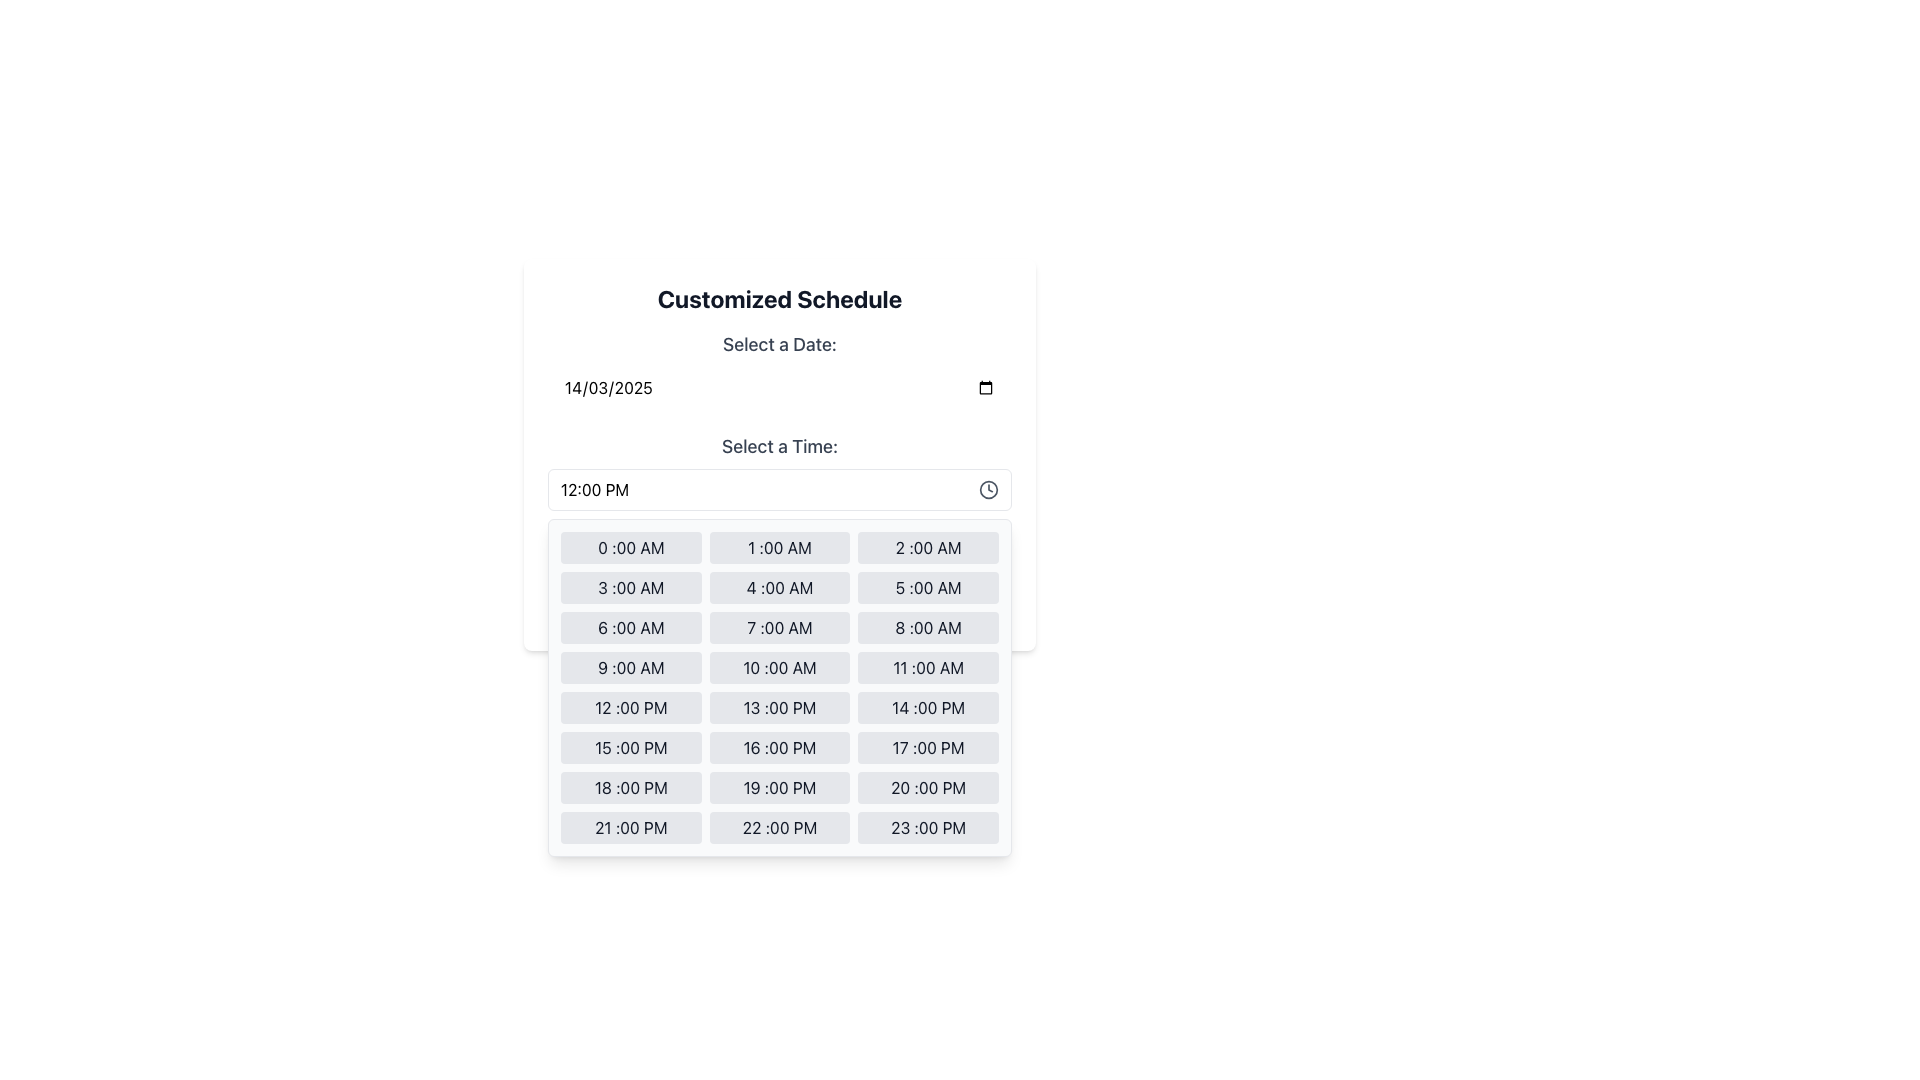 The height and width of the screenshot is (1080, 1920). Describe the element at coordinates (778, 586) in the screenshot. I see `the button labeled '4:00 AM', which is a rectangular button with rounded corners and a light gray background` at that location.